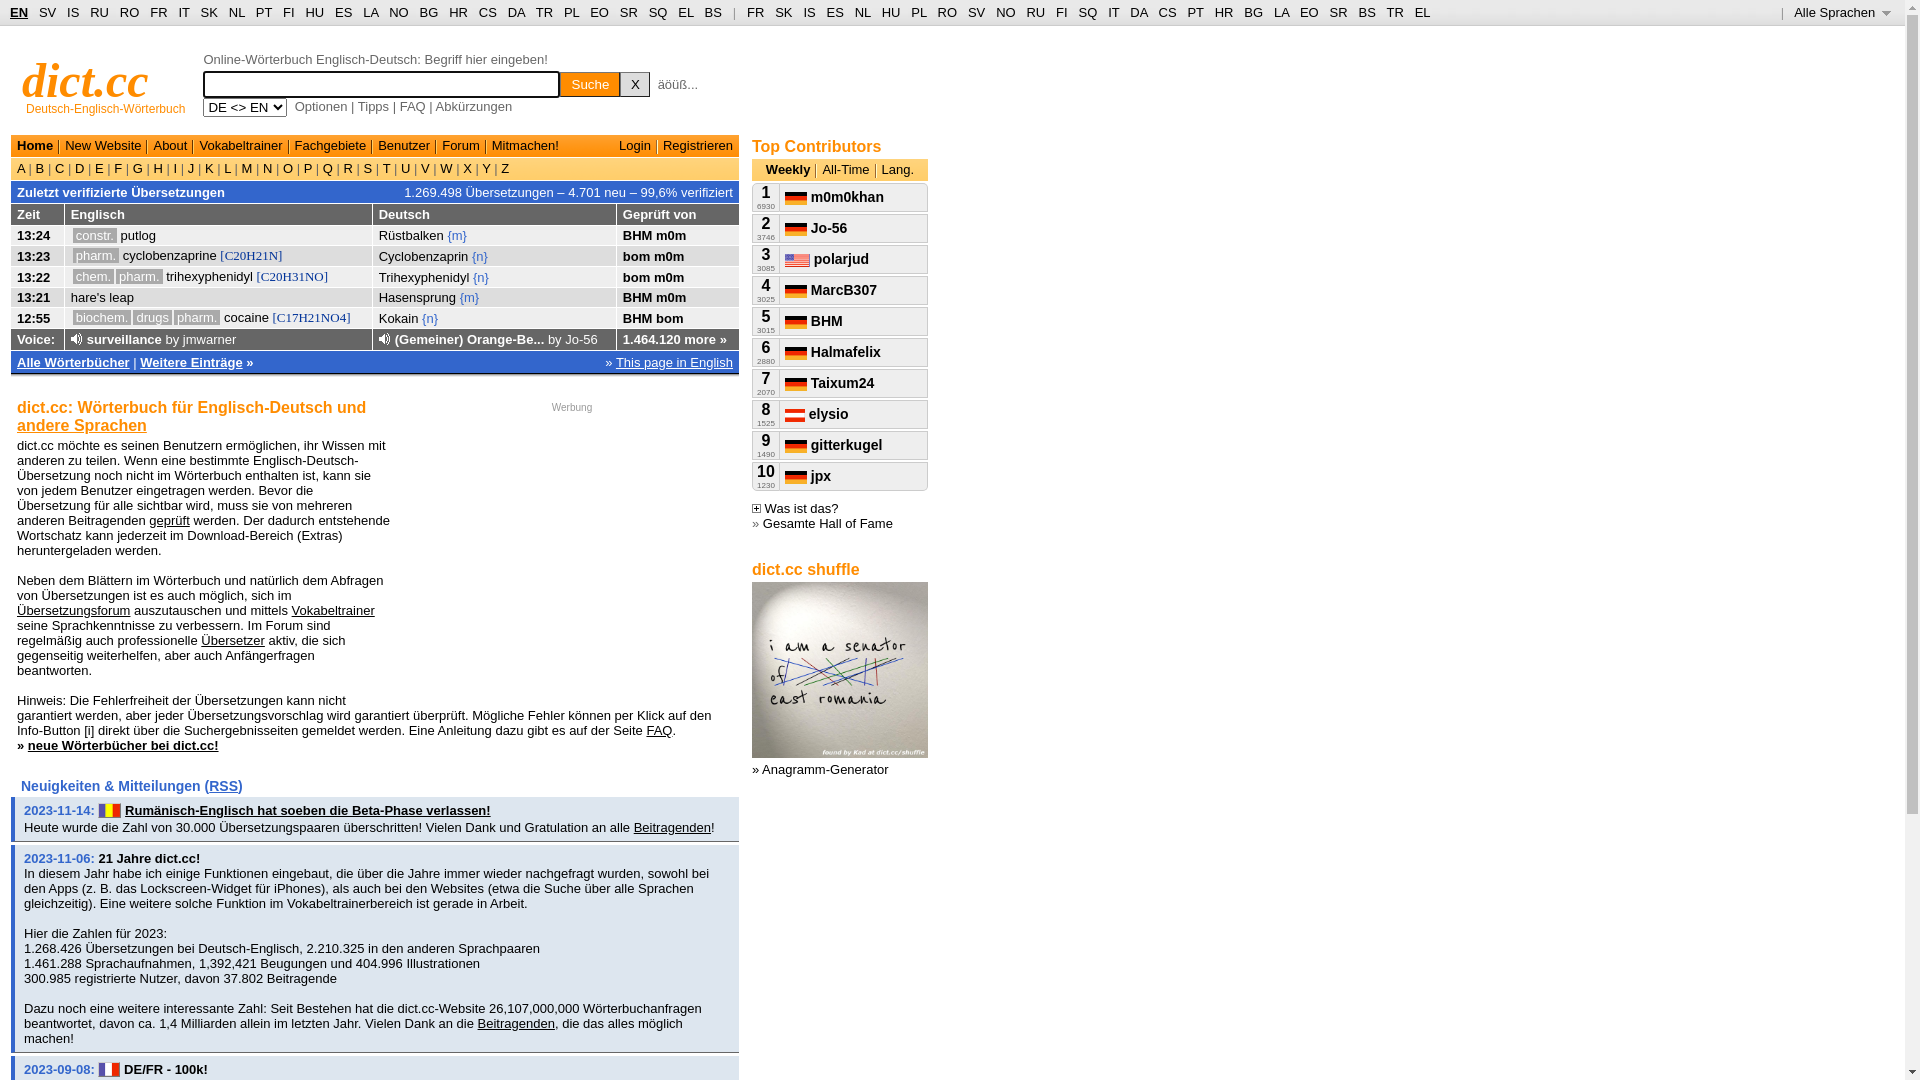 This screenshot has height=1080, width=1920. I want to click on 'W', so click(445, 167).